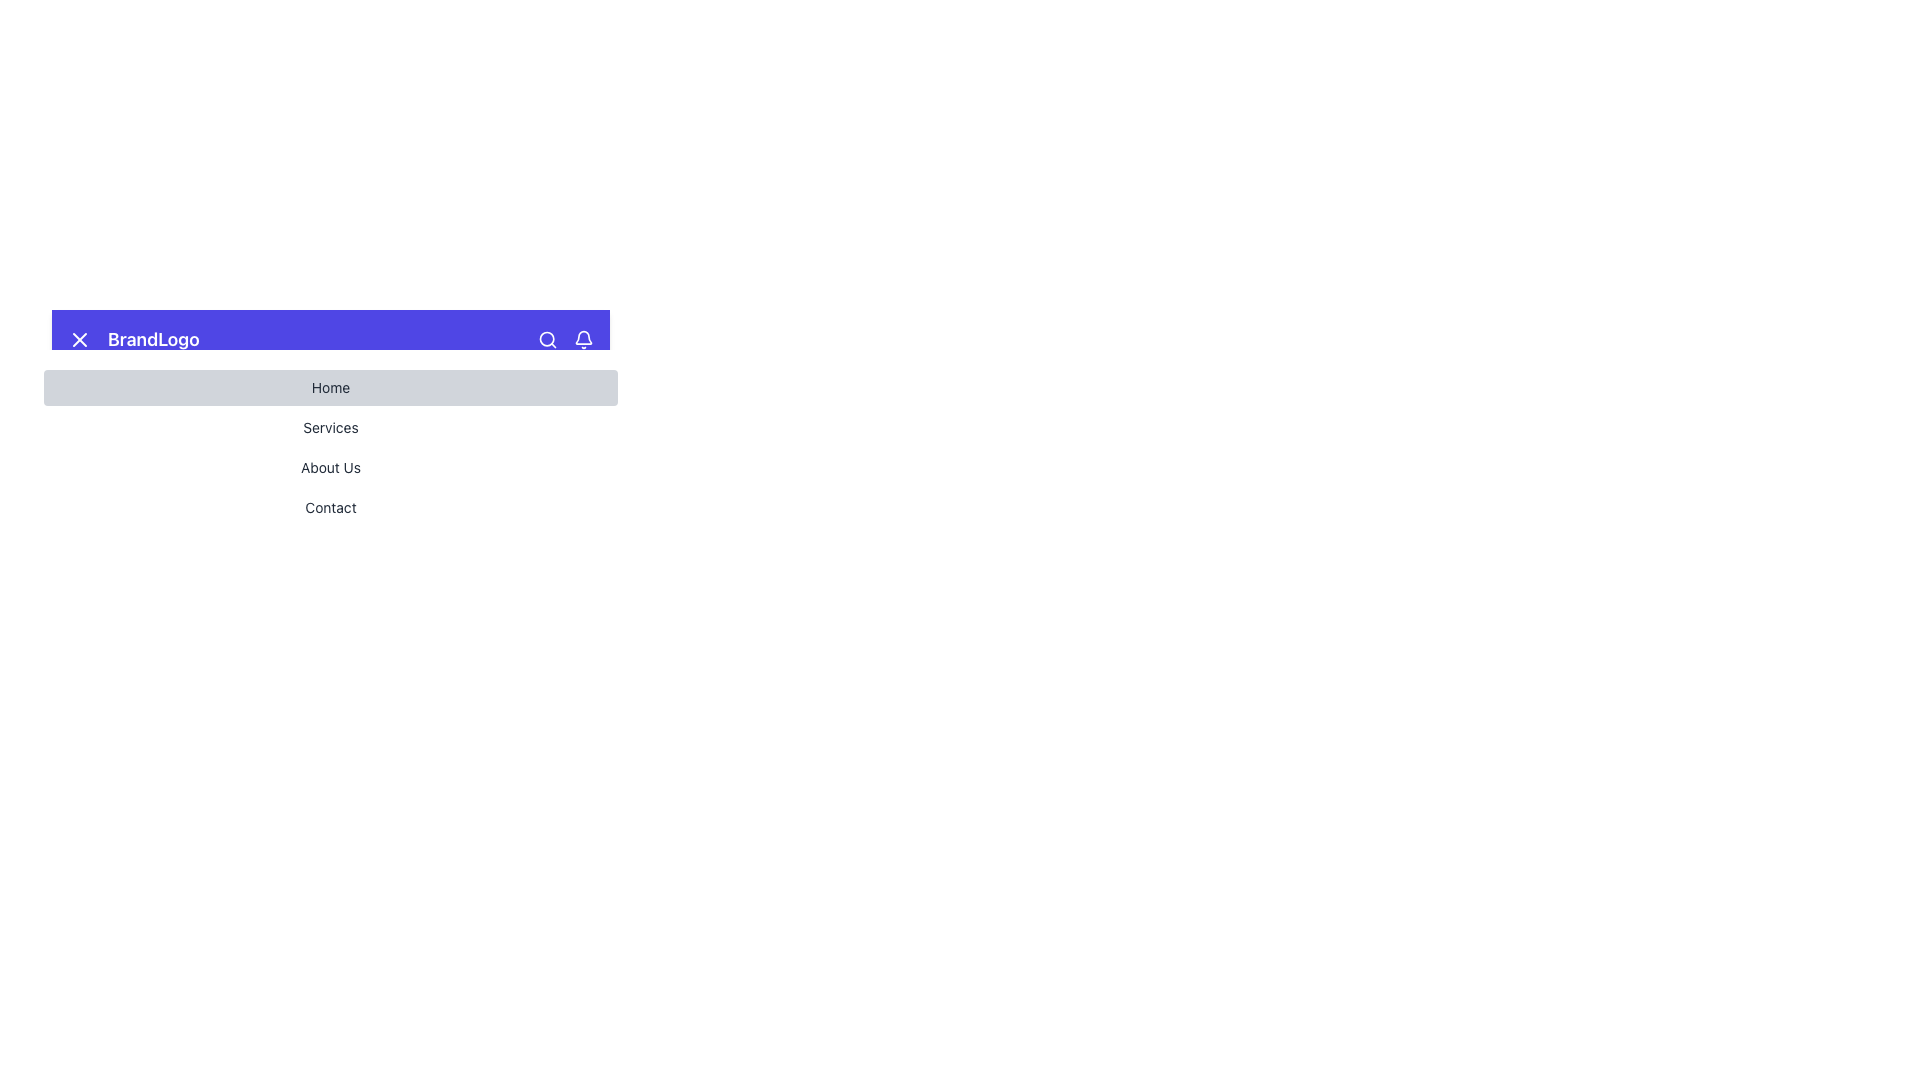 The image size is (1920, 1080). Describe the element at coordinates (331, 388) in the screenshot. I see `the 'Home' button, which is the first item in a vertical list of navigation options` at that location.